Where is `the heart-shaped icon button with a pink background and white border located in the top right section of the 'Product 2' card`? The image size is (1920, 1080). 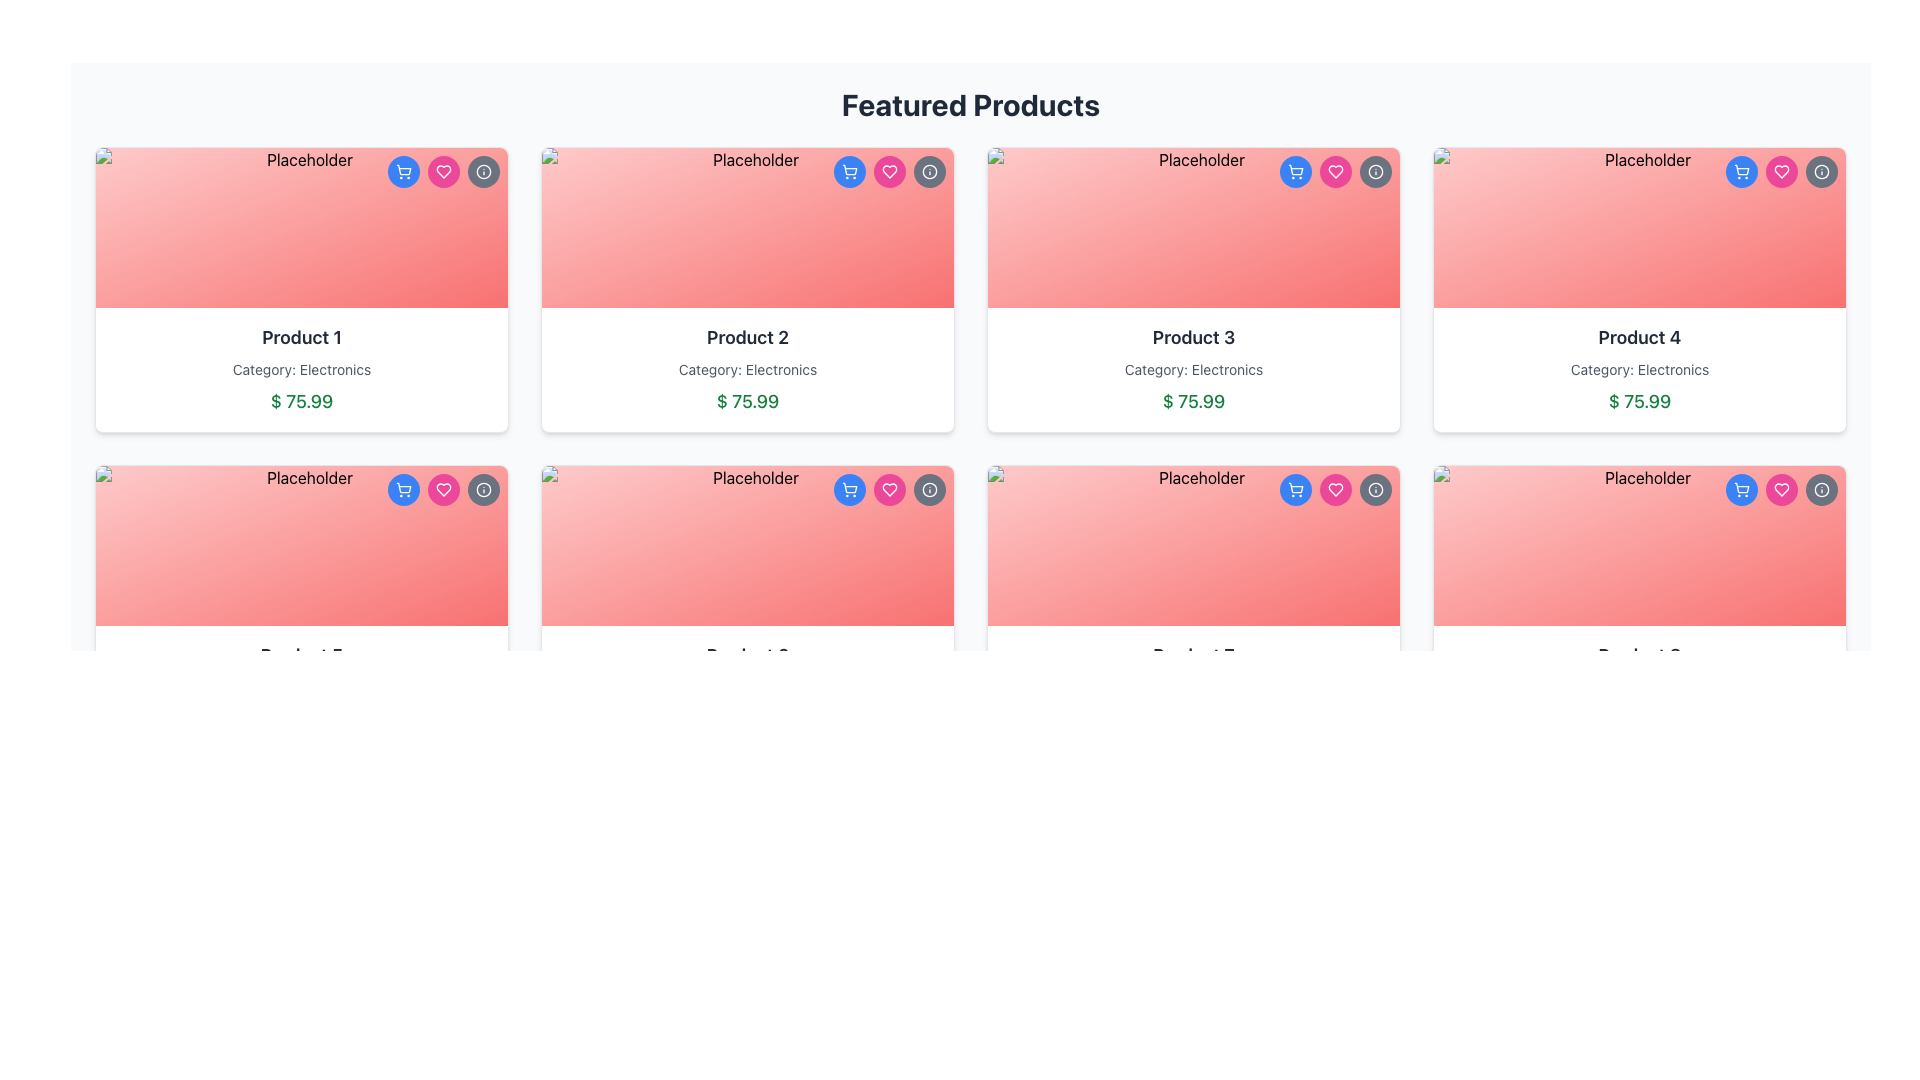
the heart-shaped icon button with a pink background and white border located in the top right section of the 'Product 2' card is located at coordinates (888, 171).